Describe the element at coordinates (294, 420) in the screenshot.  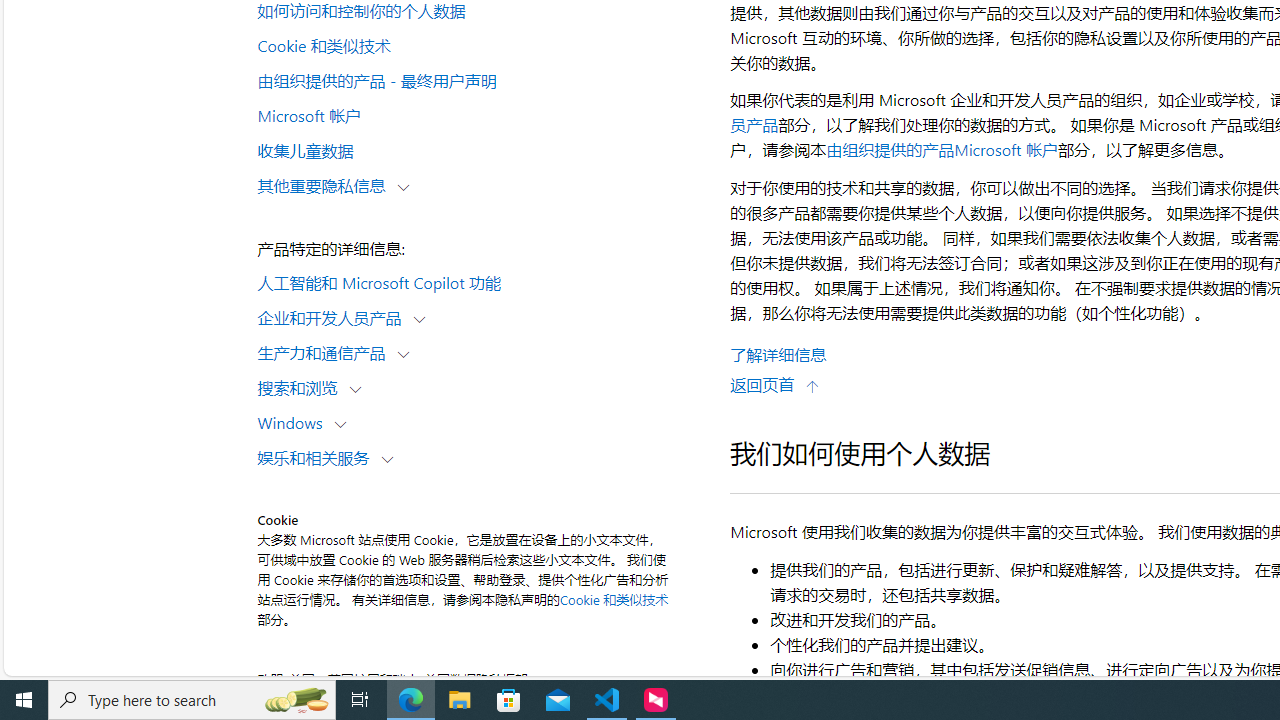
I see `'Windows'` at that location.